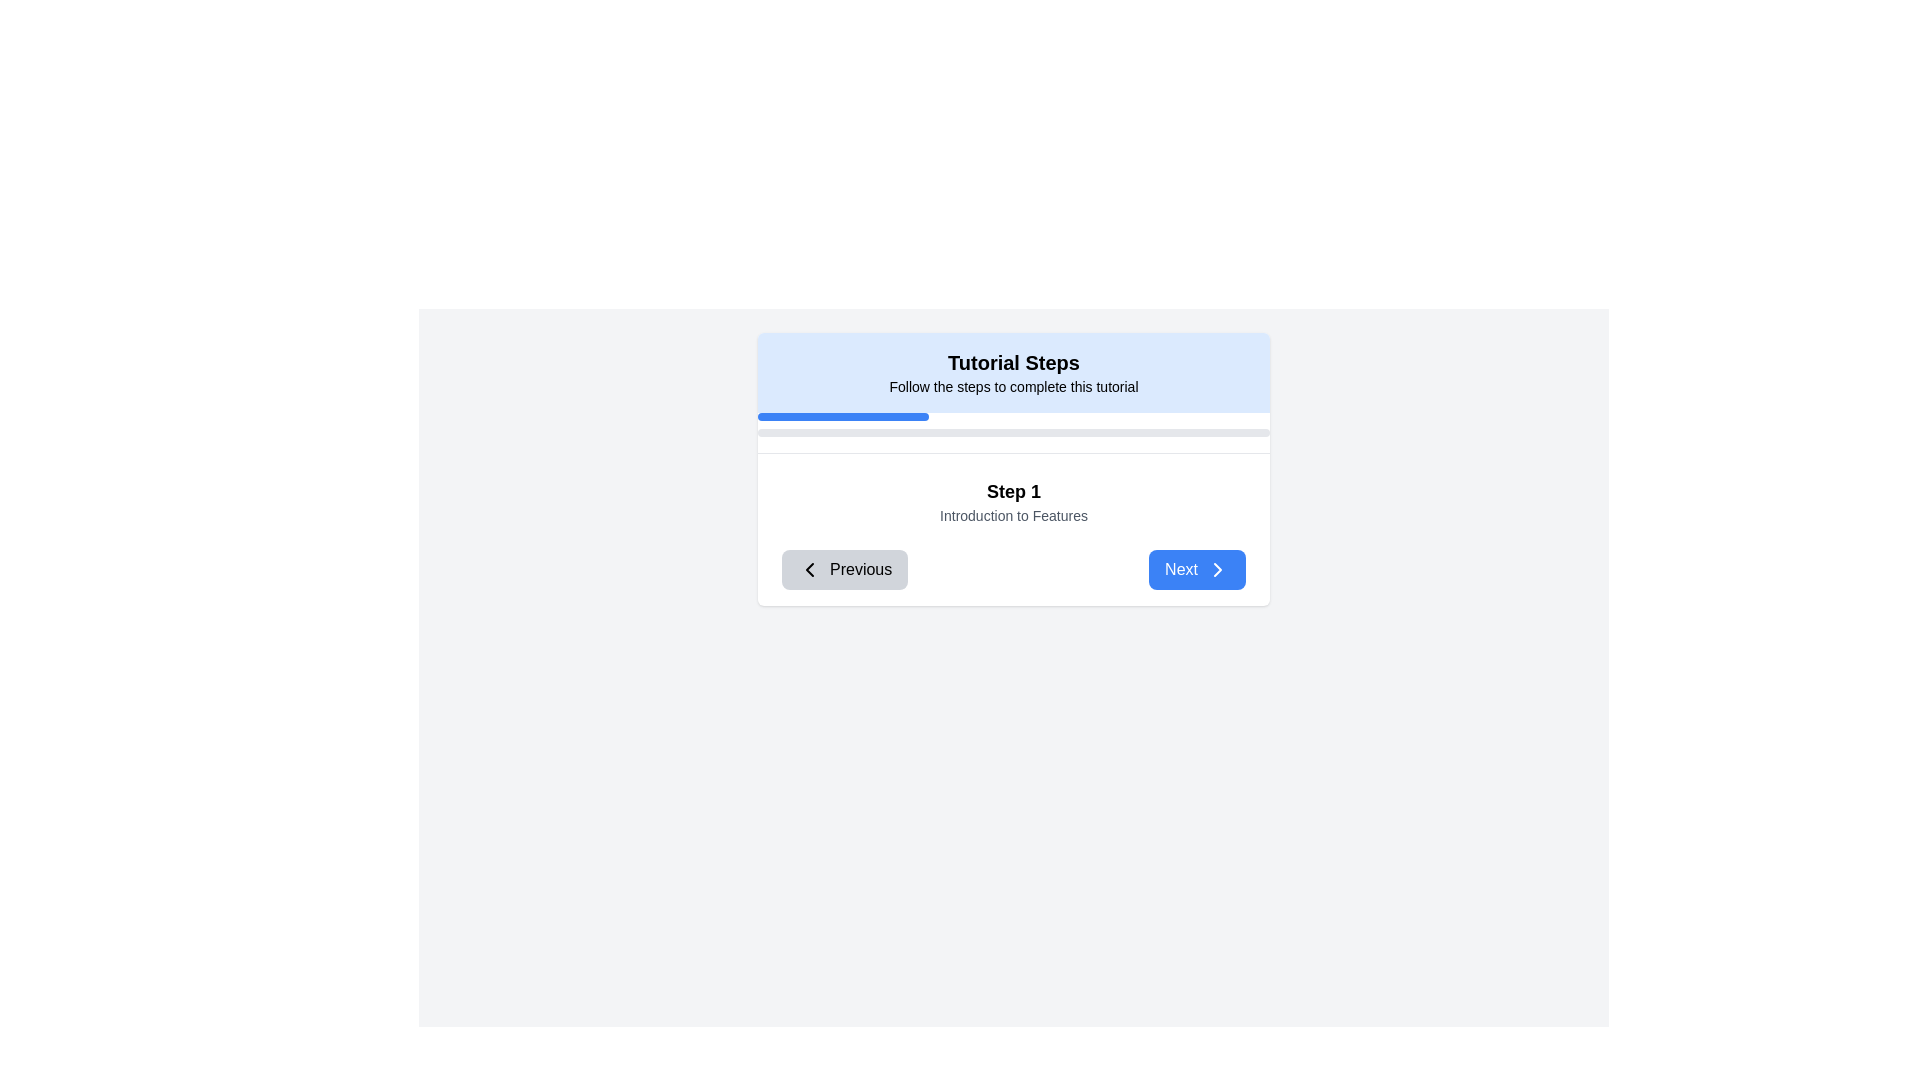  Describe the element at coordinates (824, 431) in the screenshot. I see `the progress bar completion` at that location.